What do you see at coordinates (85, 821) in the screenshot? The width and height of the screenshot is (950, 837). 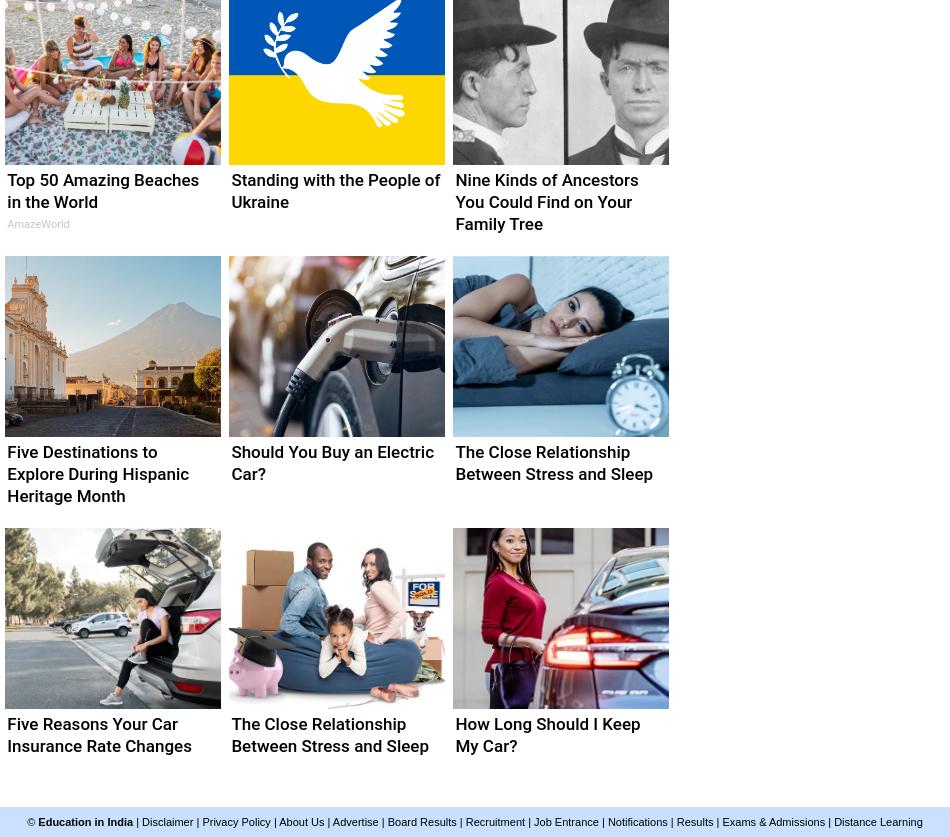 I see `'Education in India'` at bounding box center [85, 821].